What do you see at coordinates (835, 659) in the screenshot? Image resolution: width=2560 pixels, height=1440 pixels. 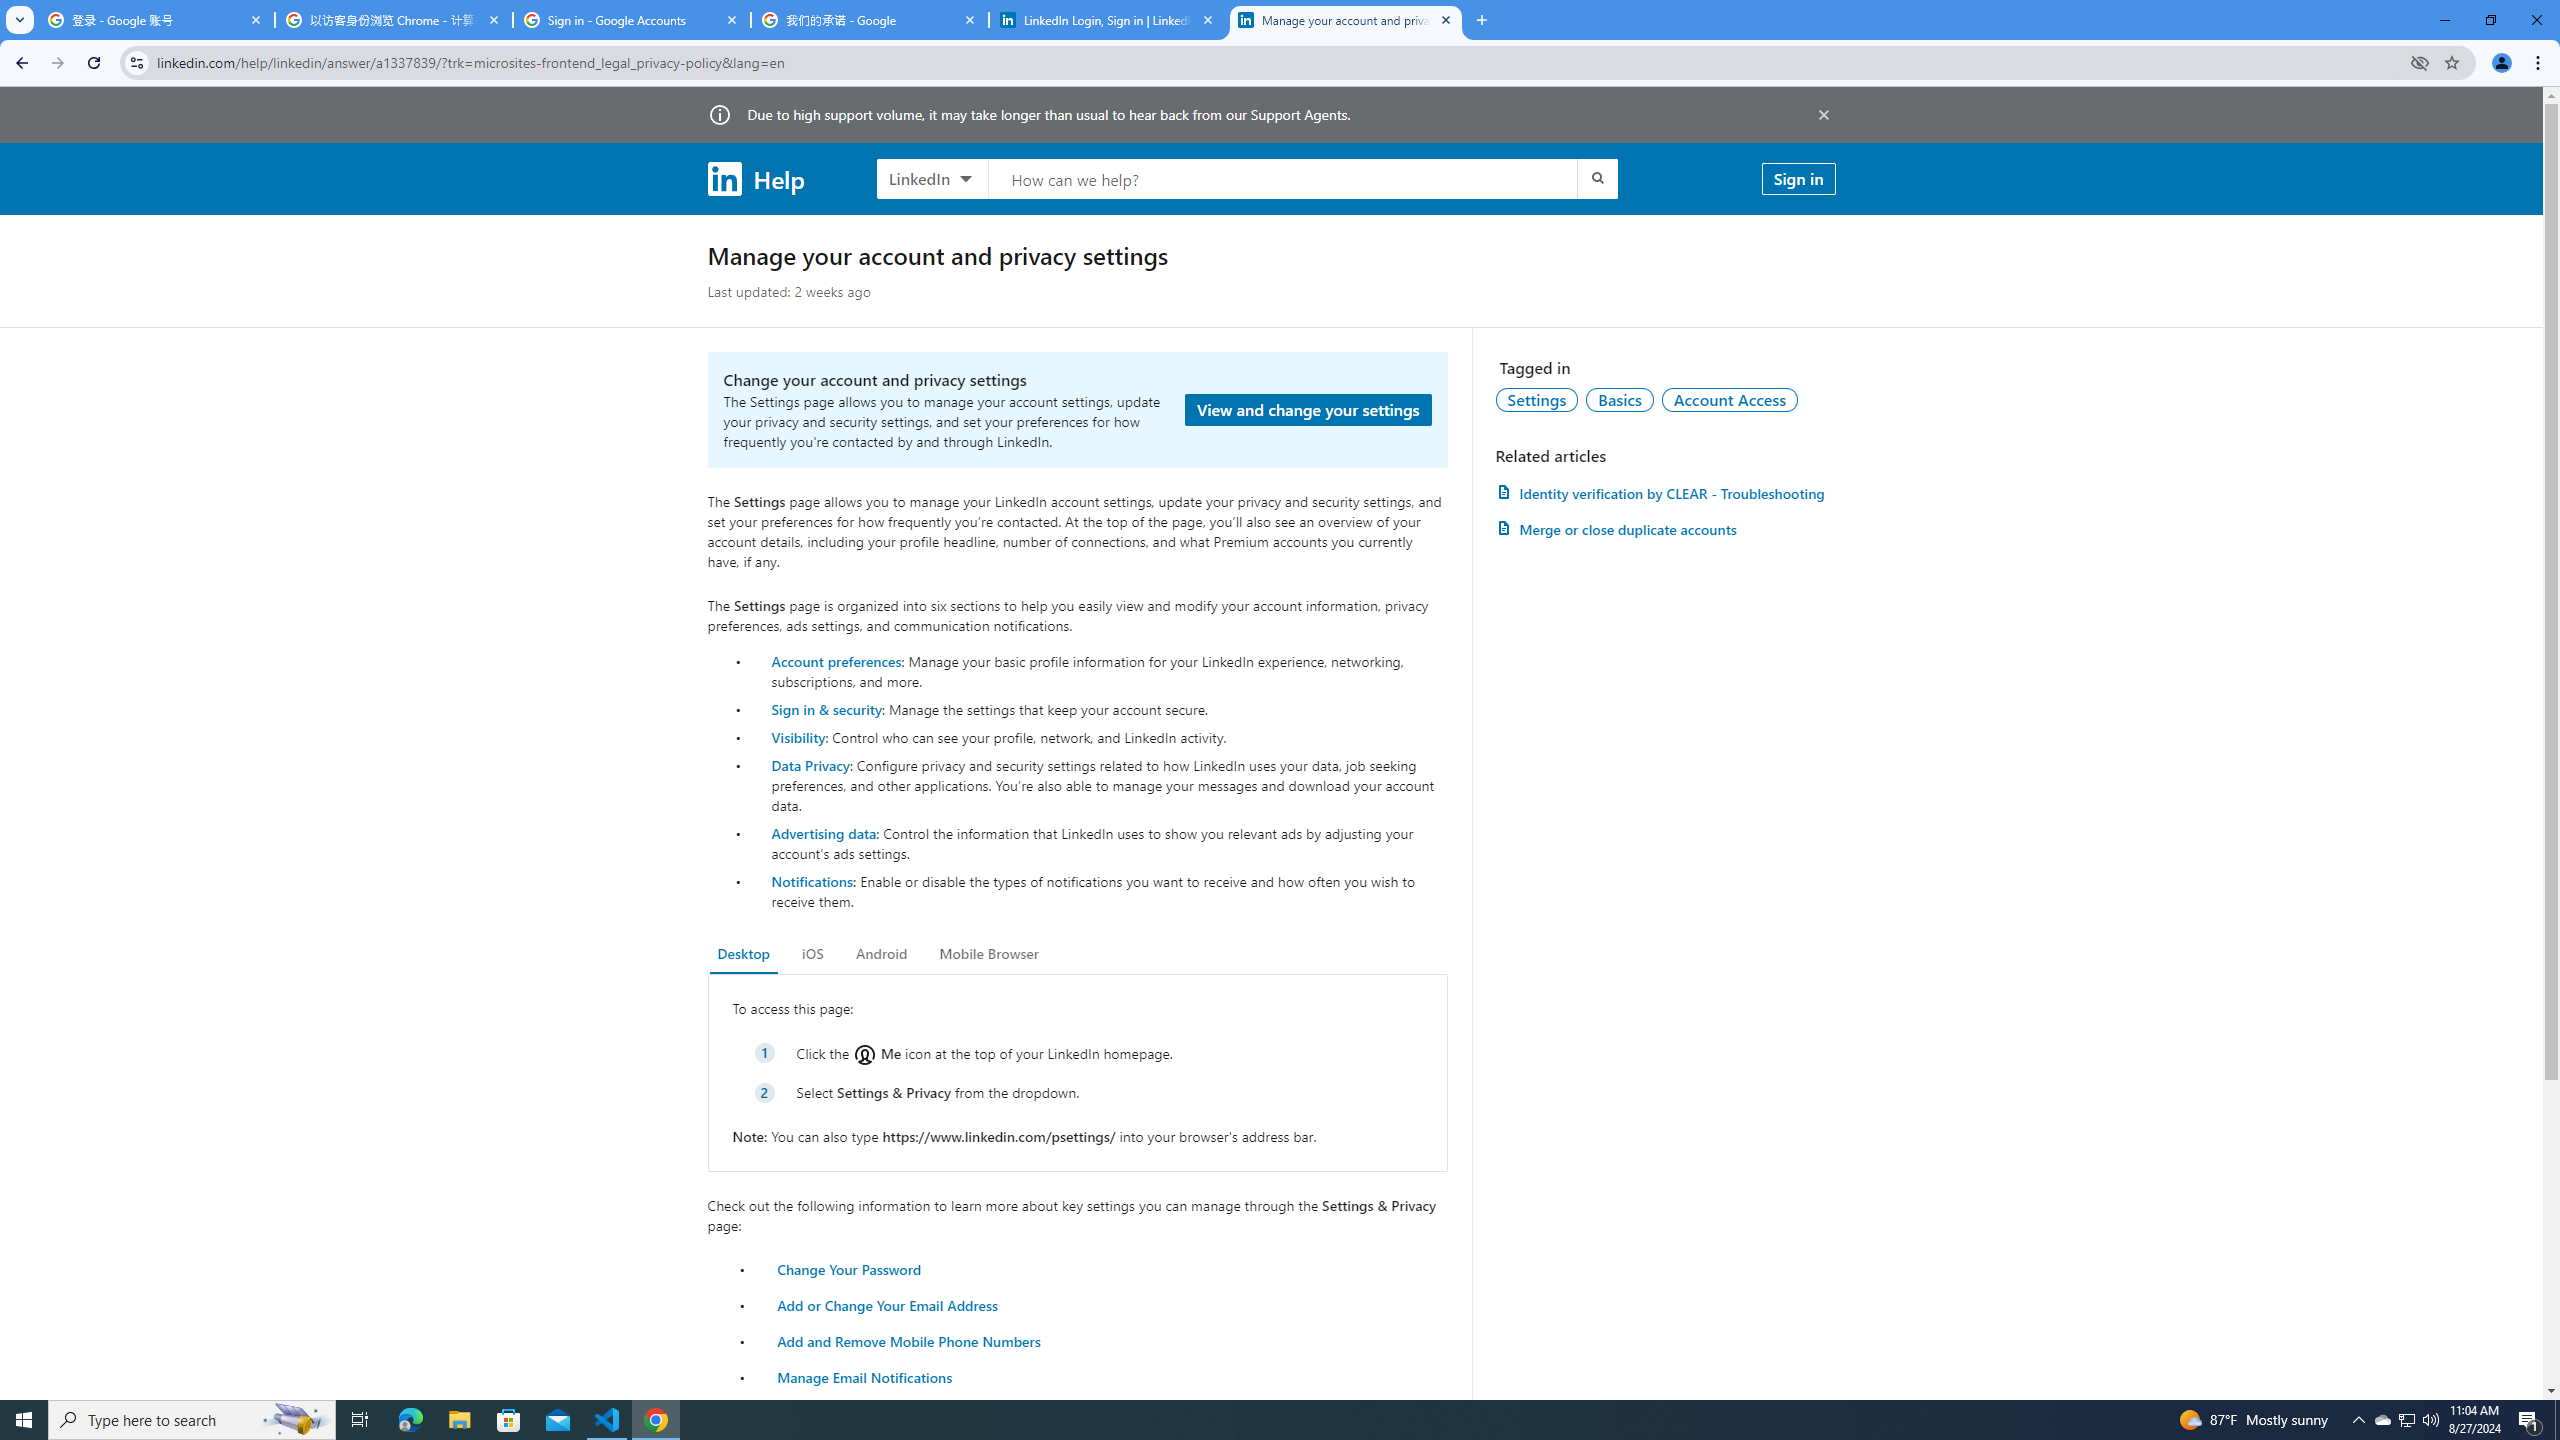 I see `'Account preferences'` at bounding box center [835, 659].